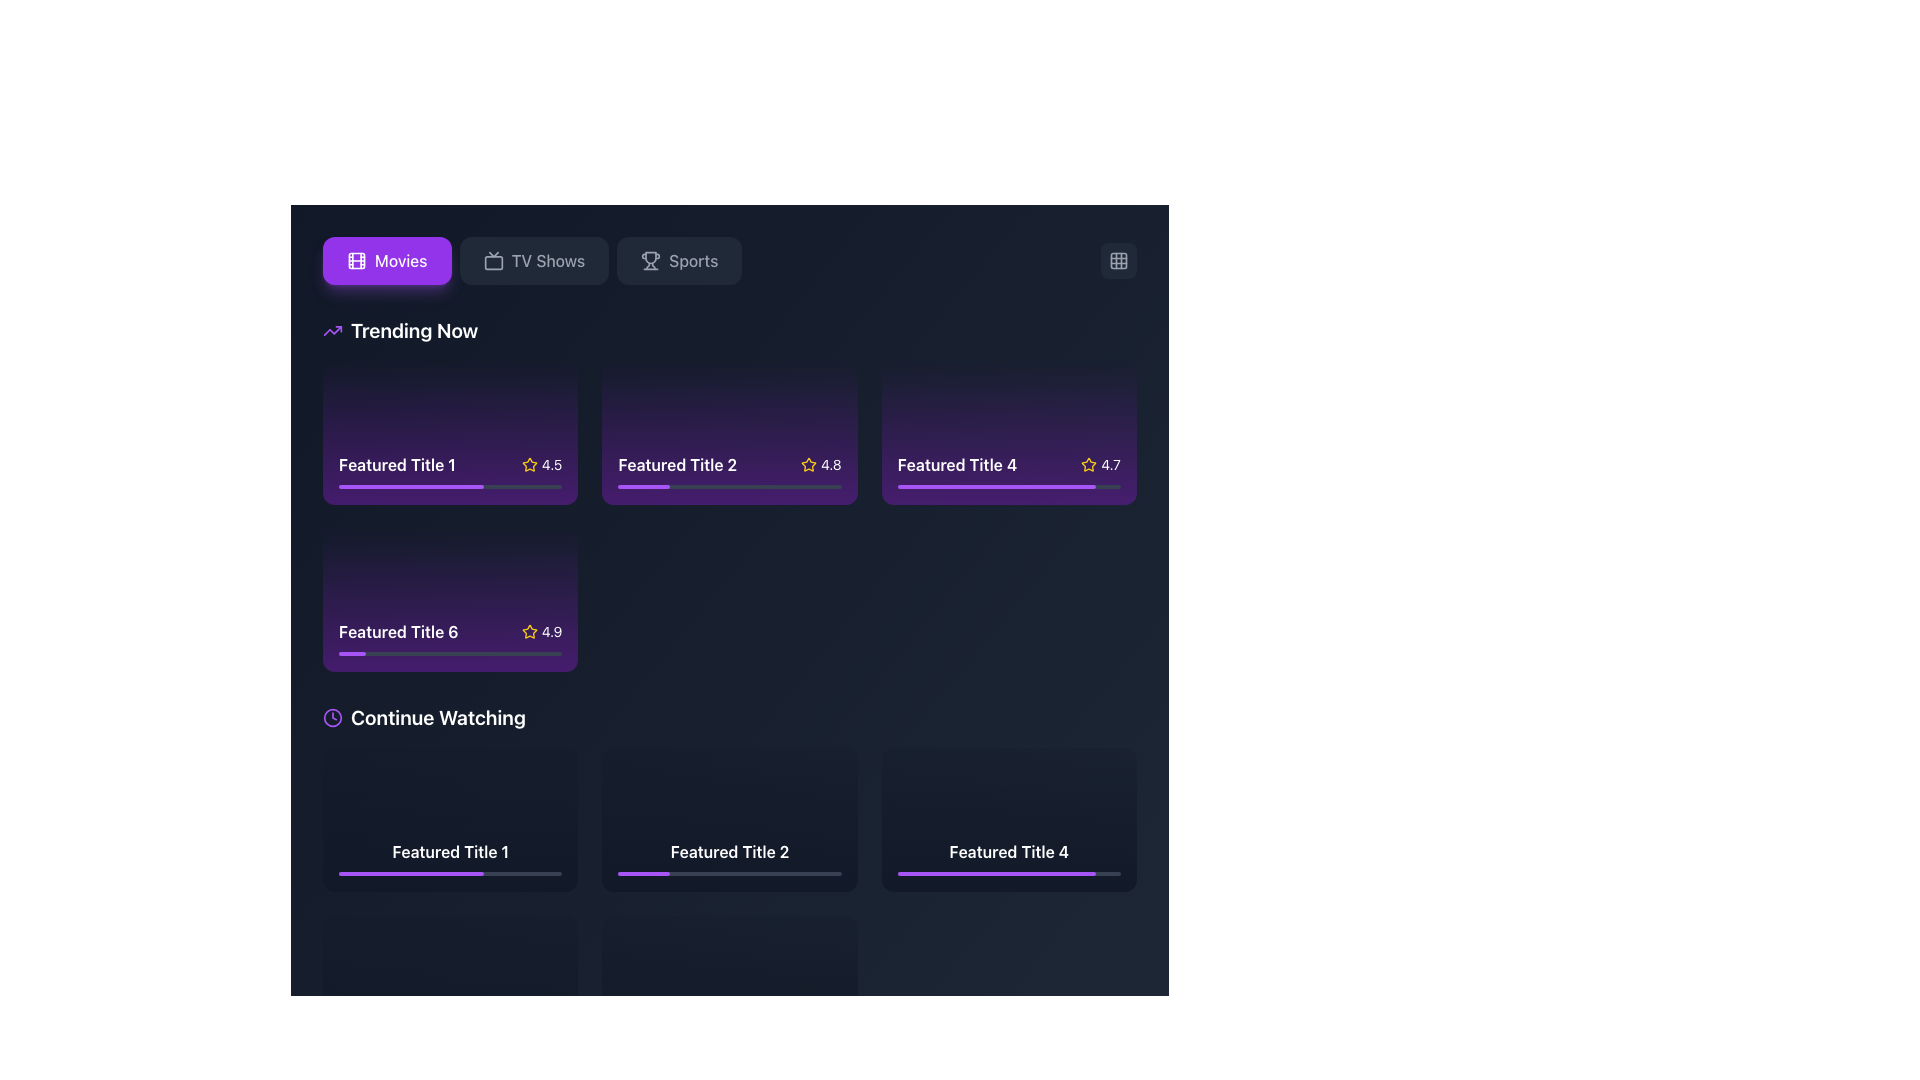 The width and height of the screenshot is (1920, 1080). Describe the element at coordinates (1110, 464) in the screenshot. I see `the numerical rating text '4.7' displayed in small font size, located adjacent` at that location.